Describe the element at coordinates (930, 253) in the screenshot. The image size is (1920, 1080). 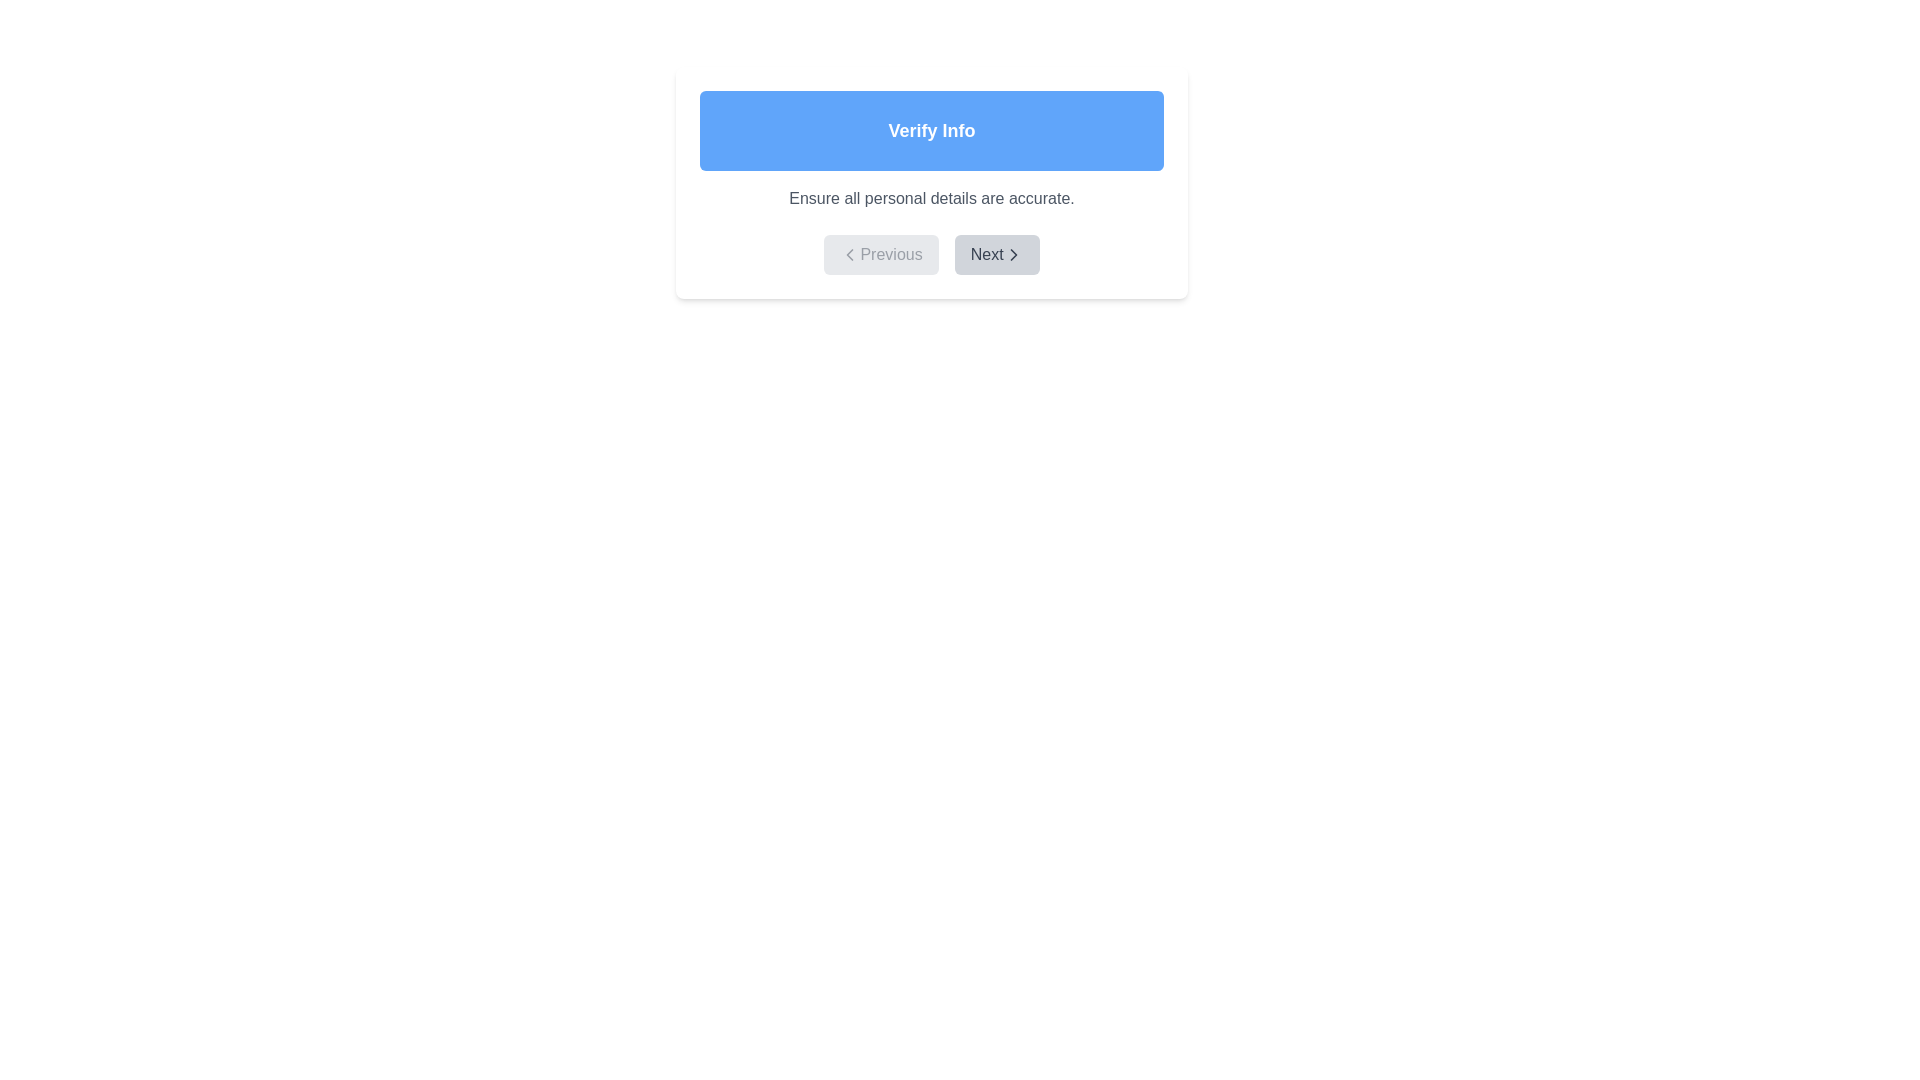
I see `the Button Group containing 'Previous' and 'Next' buttons, located at the bottom of the 'Verify Info' panel for visual feedback` at that location.